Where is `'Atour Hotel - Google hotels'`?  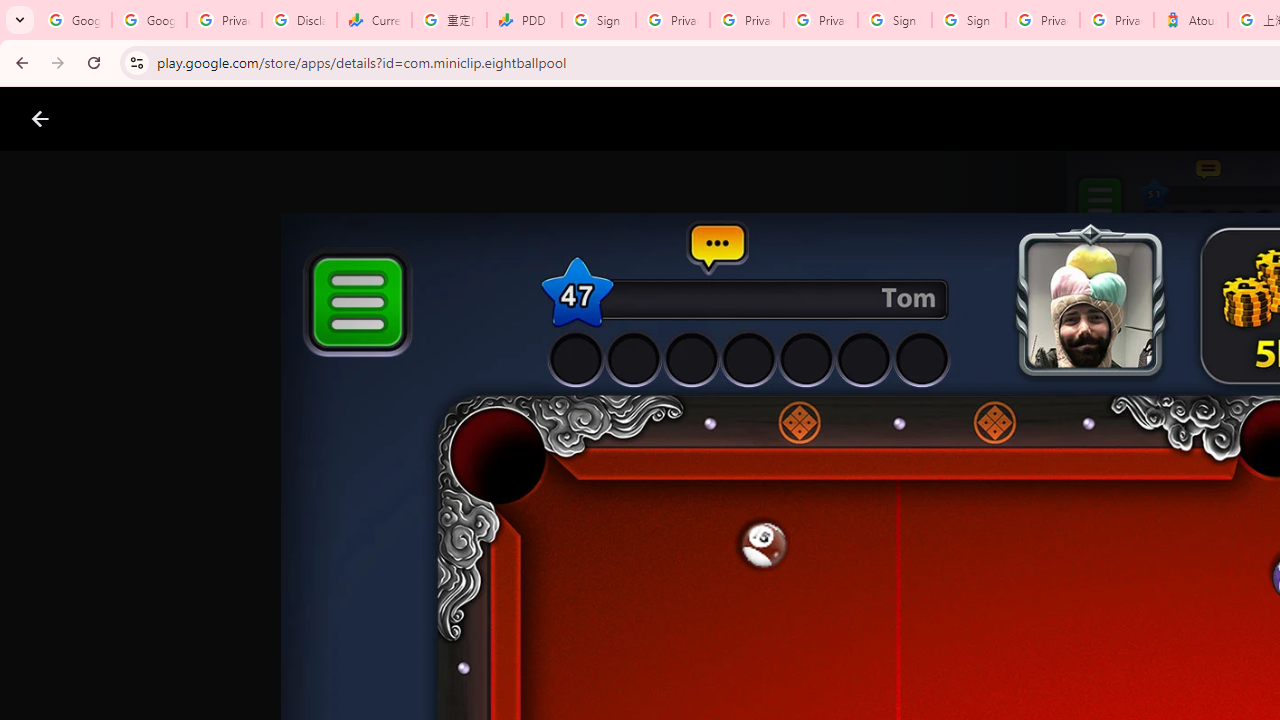 'Atour Hotel - Google hotels' is located at coordinates (1191, 20).